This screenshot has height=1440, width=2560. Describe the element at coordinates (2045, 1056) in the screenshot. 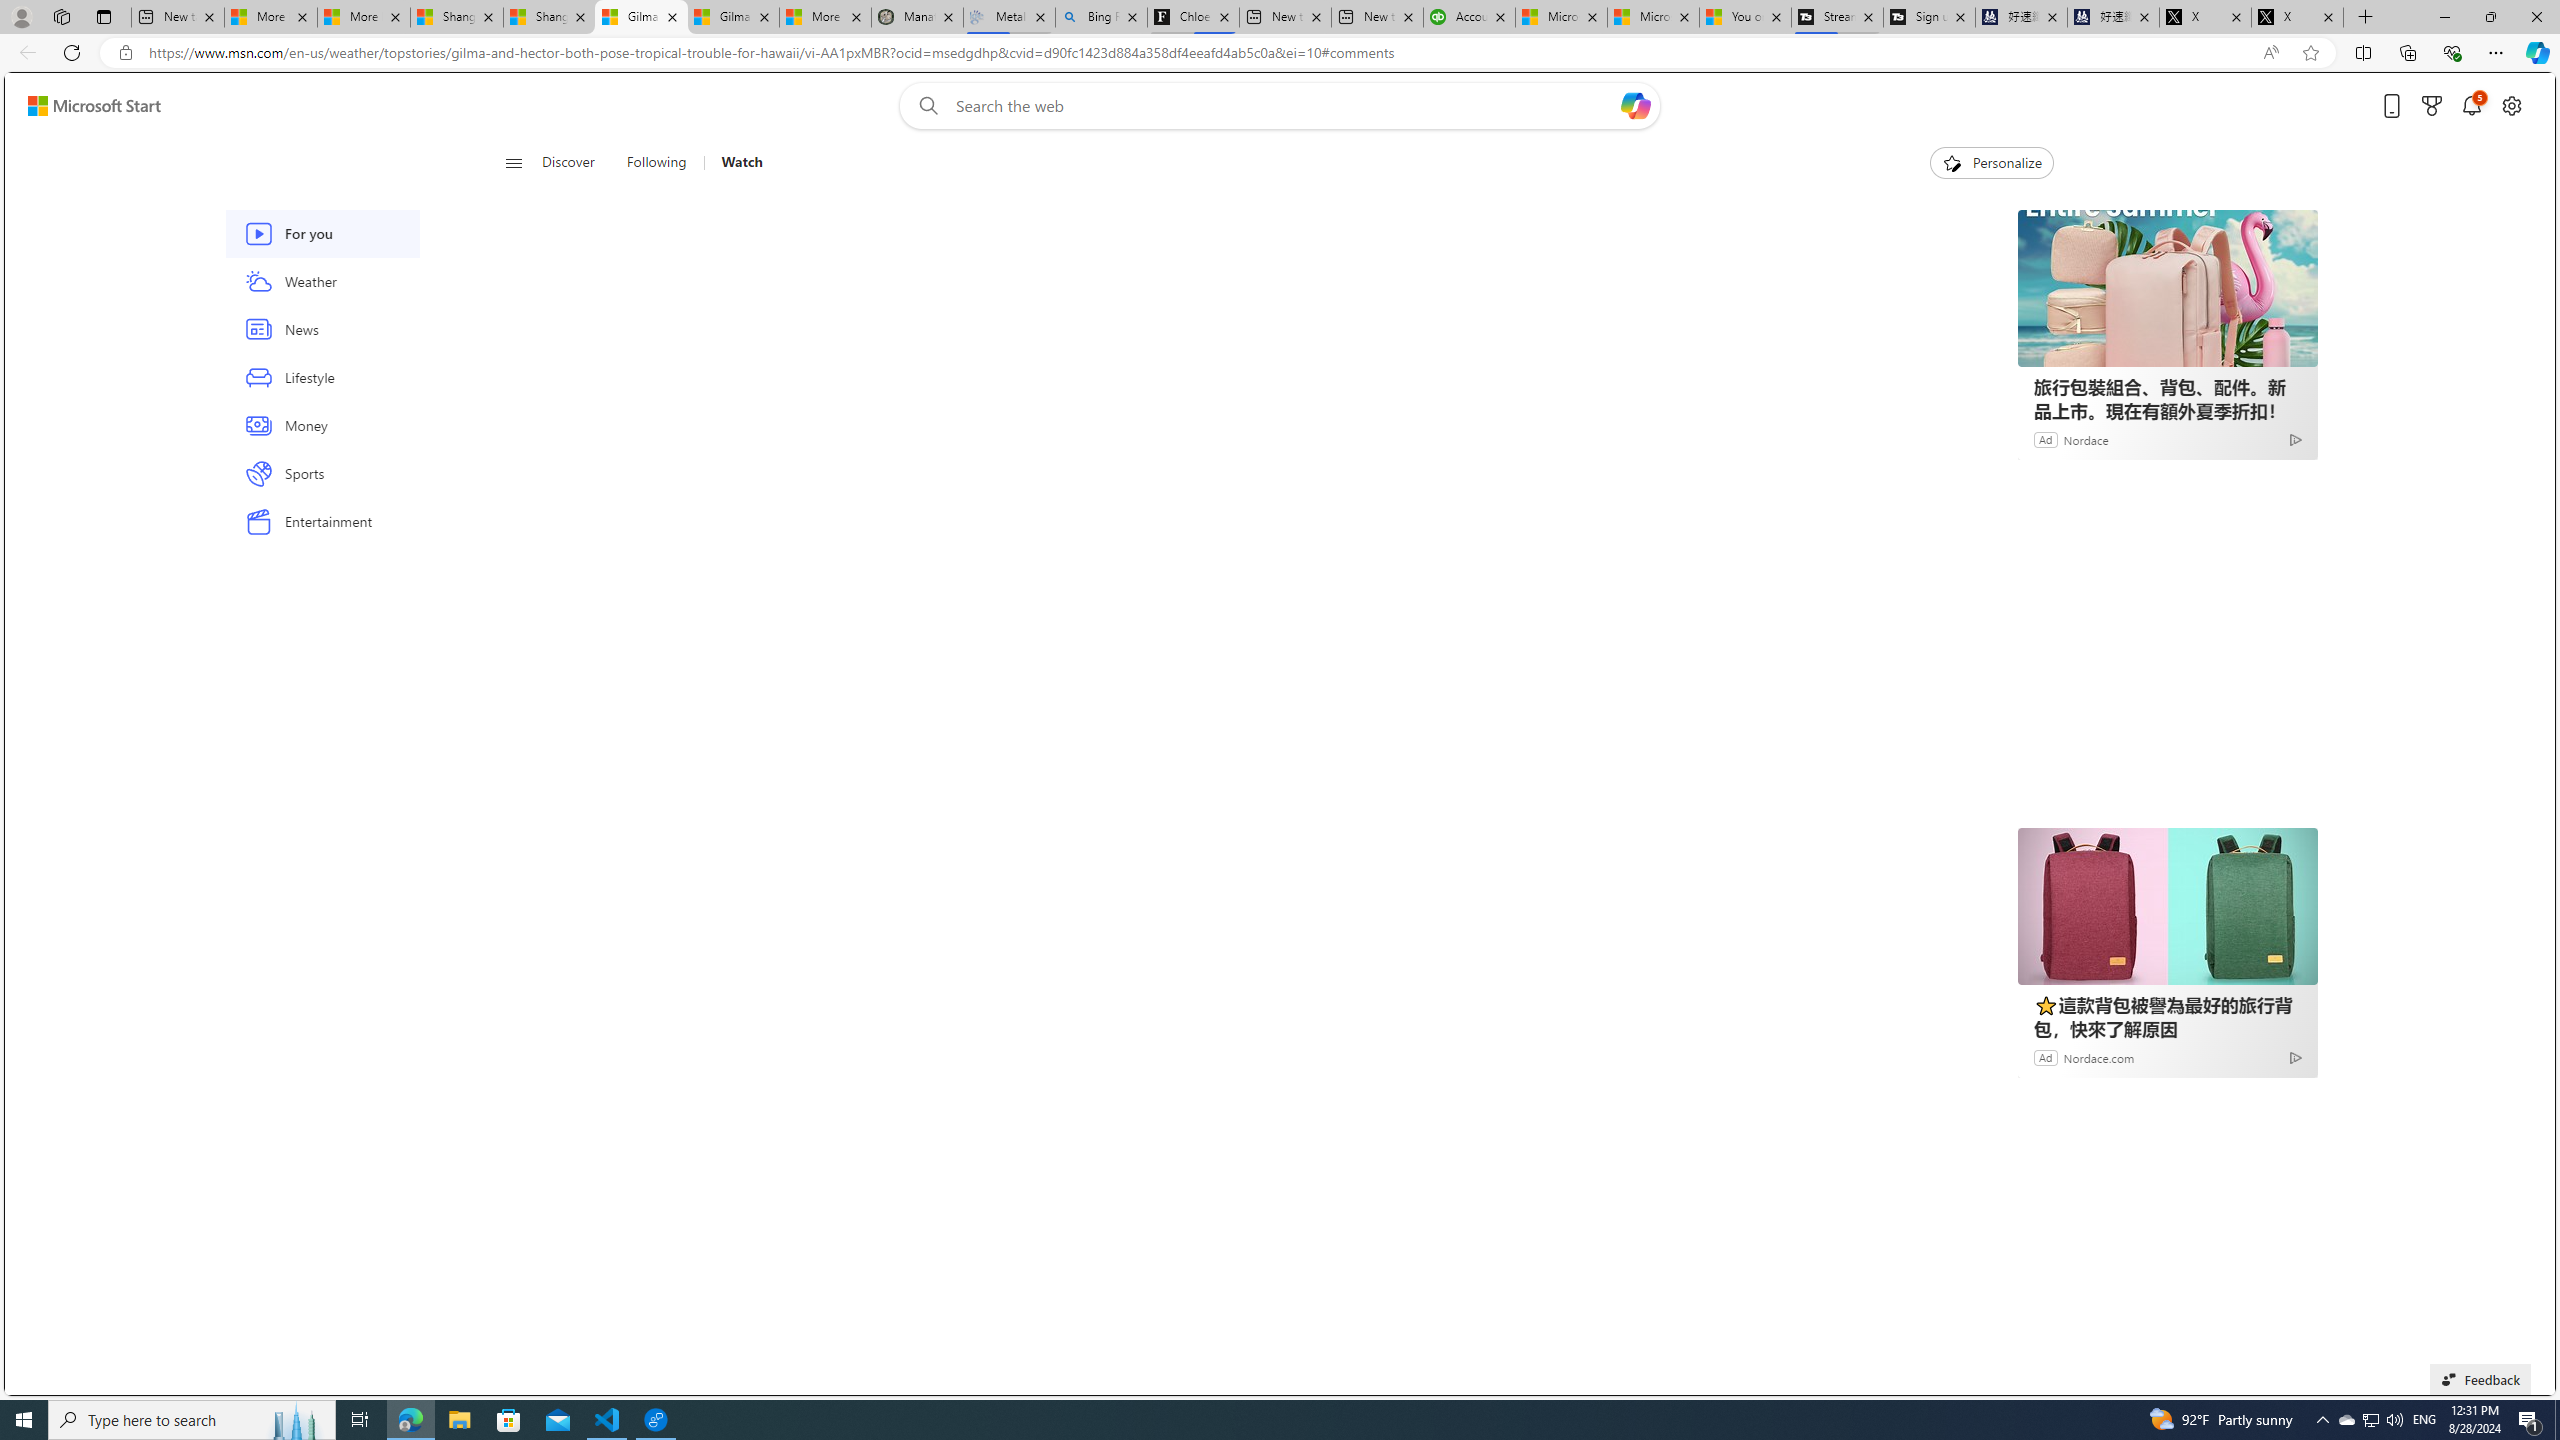

I see `'Ad'` at that location.